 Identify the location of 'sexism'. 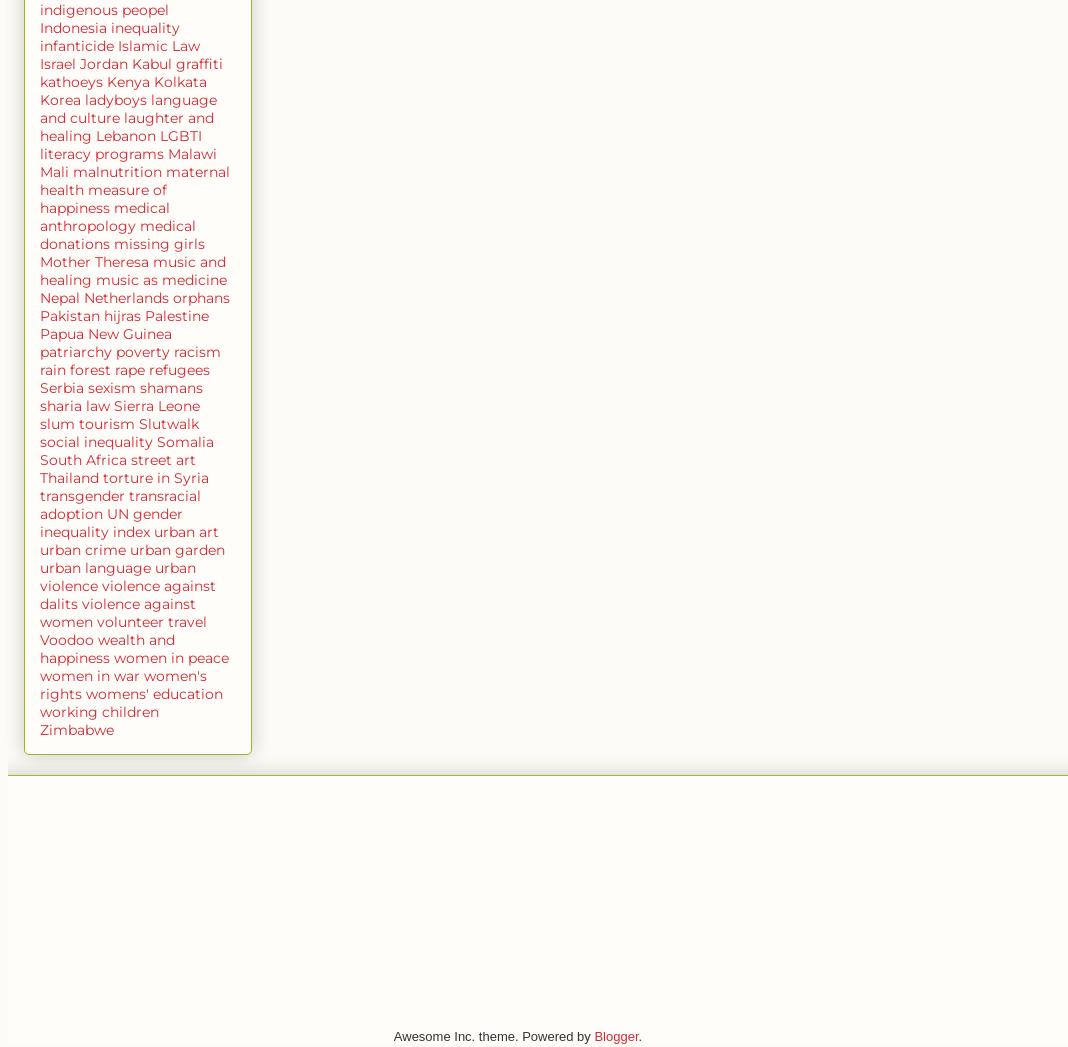
(111, 385).